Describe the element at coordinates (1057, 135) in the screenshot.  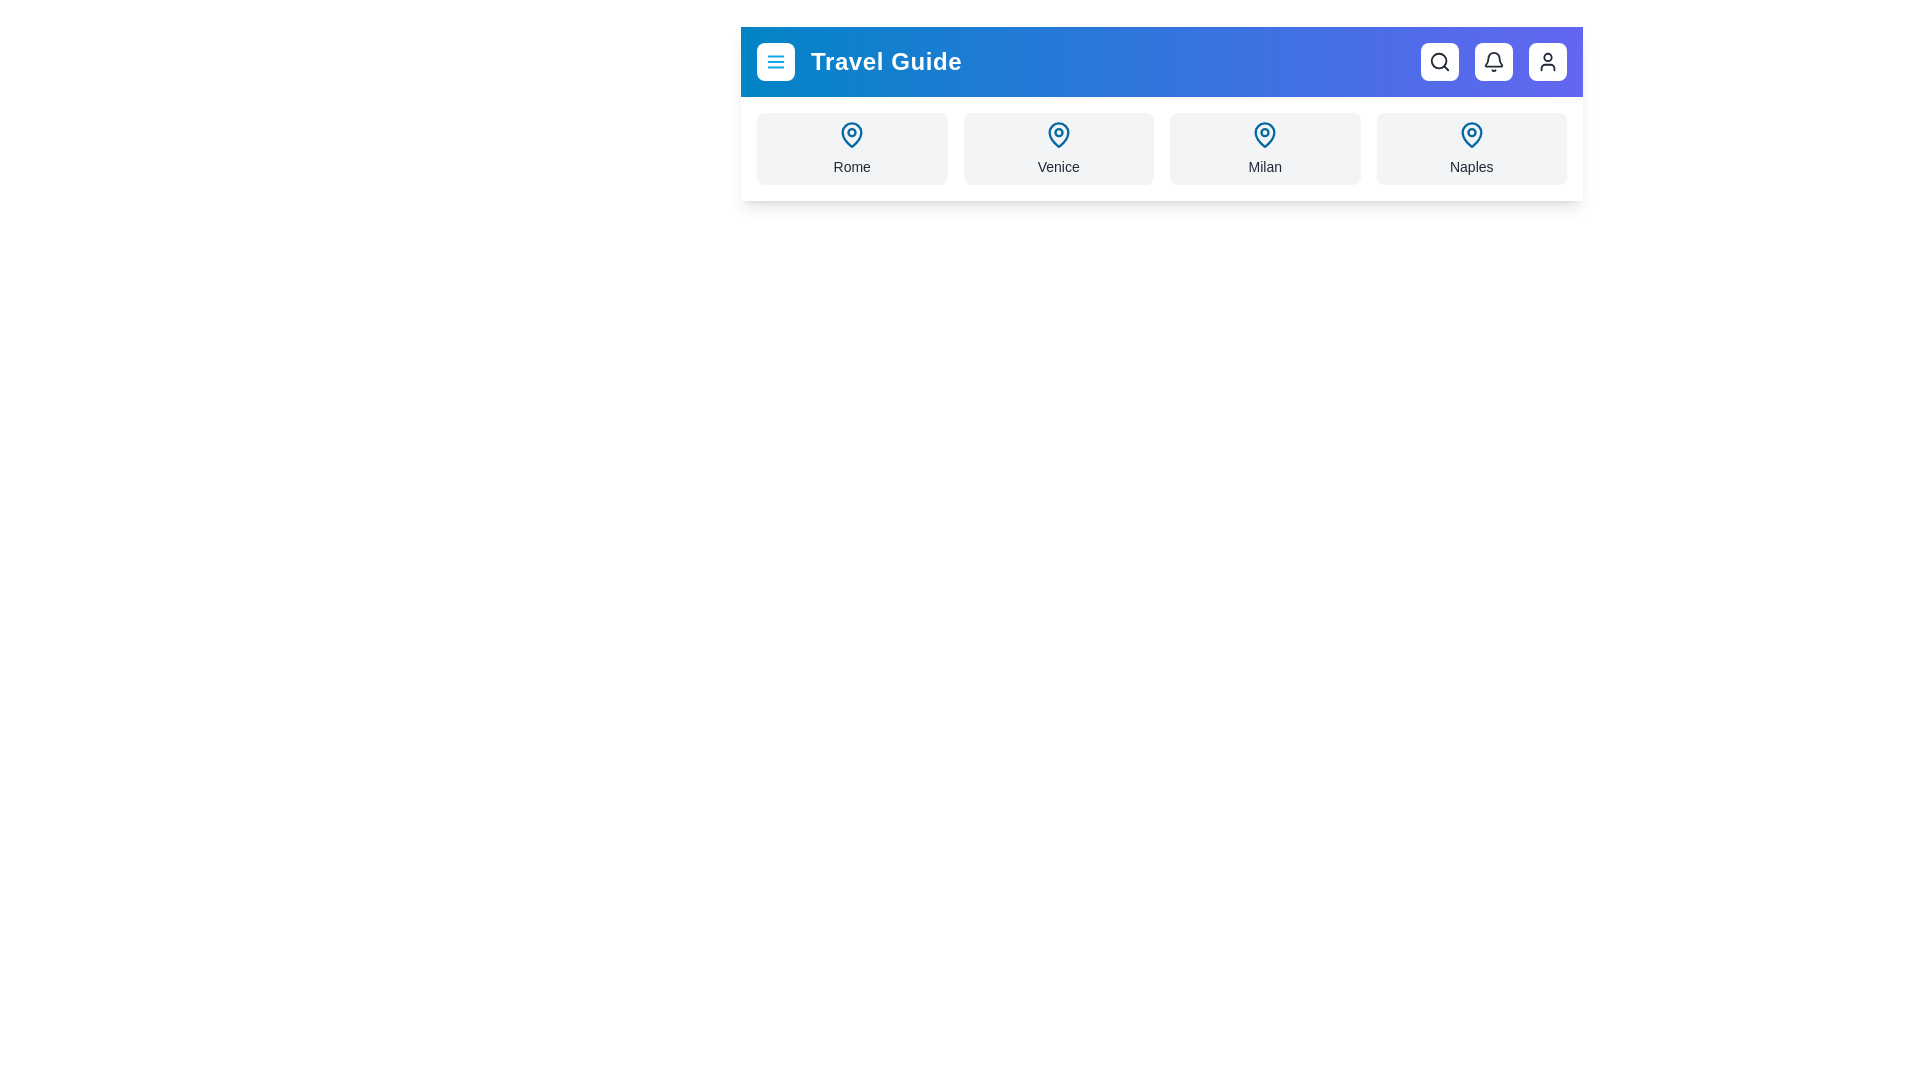
I see `the map pin icon for Venice` at that location.